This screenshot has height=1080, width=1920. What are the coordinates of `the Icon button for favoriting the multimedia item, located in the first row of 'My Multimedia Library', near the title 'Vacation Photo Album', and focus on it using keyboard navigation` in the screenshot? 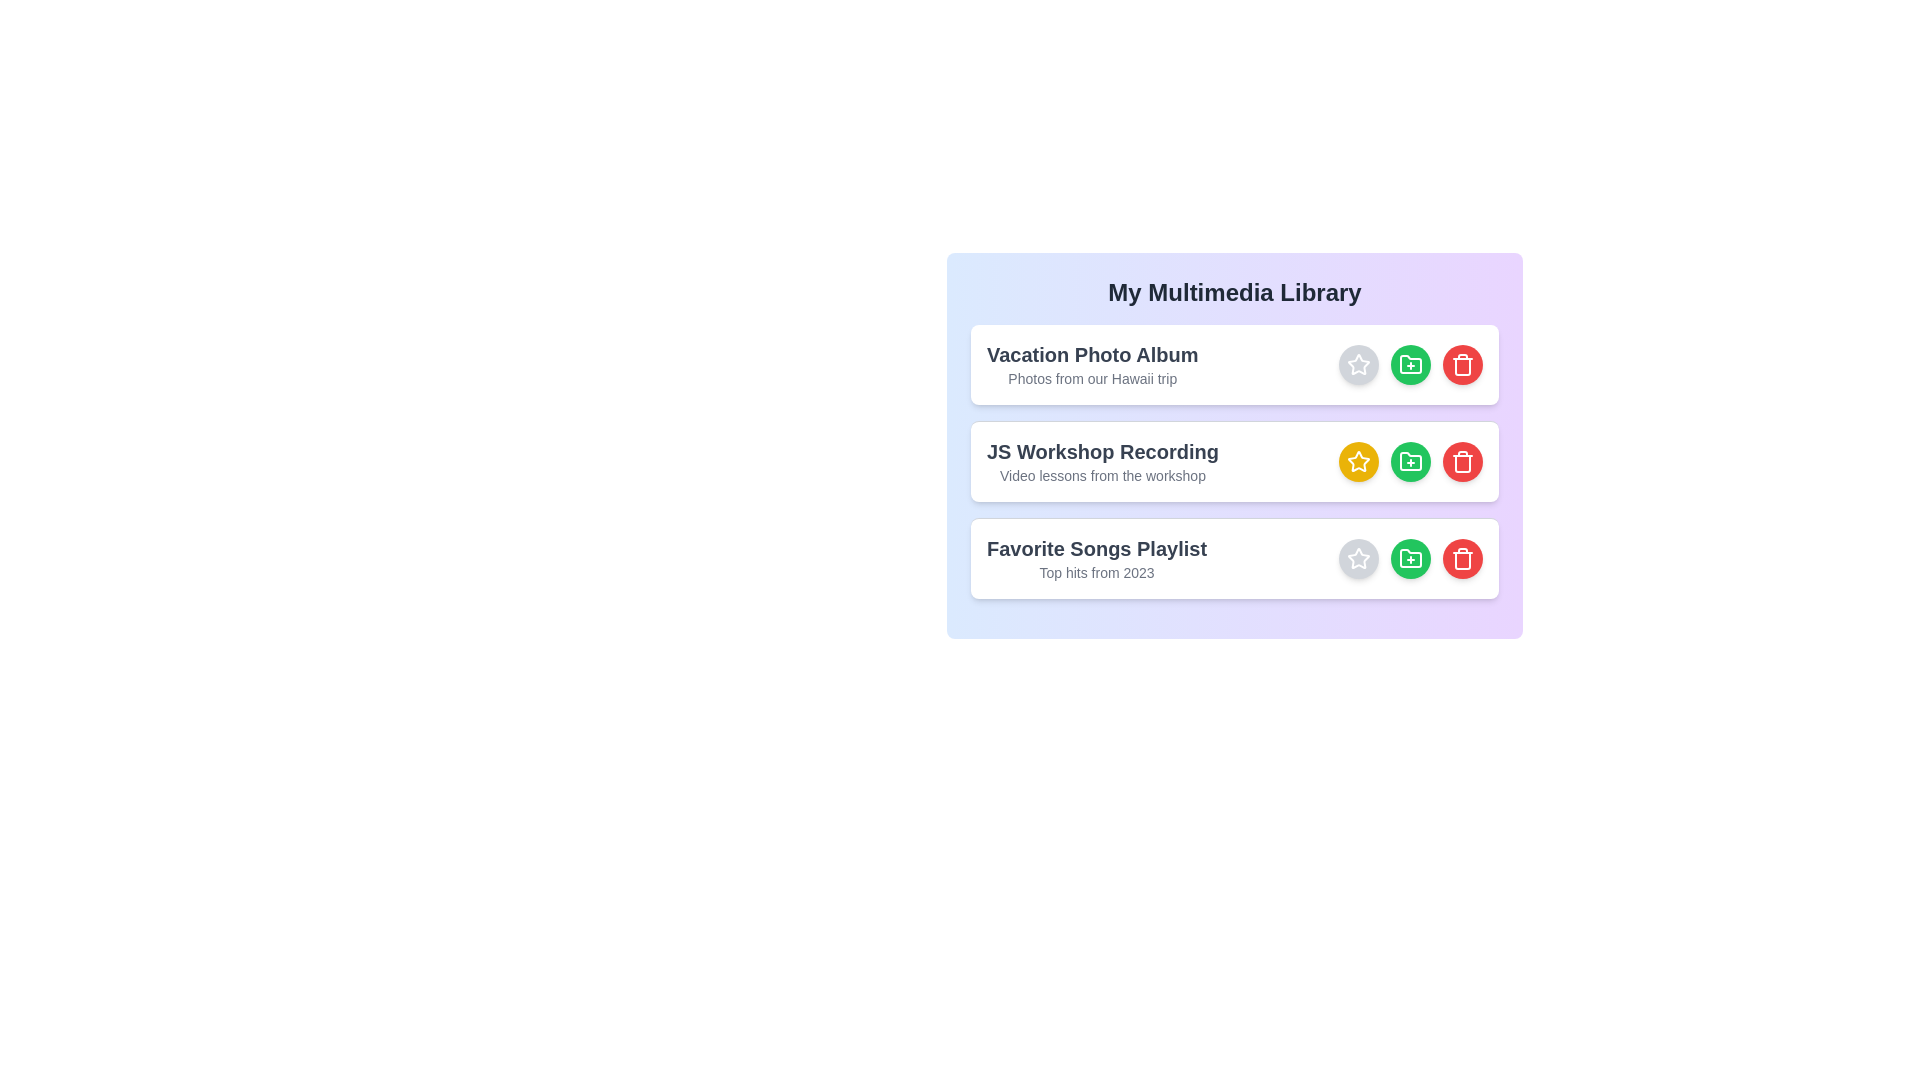 It's located at (1358, 365).